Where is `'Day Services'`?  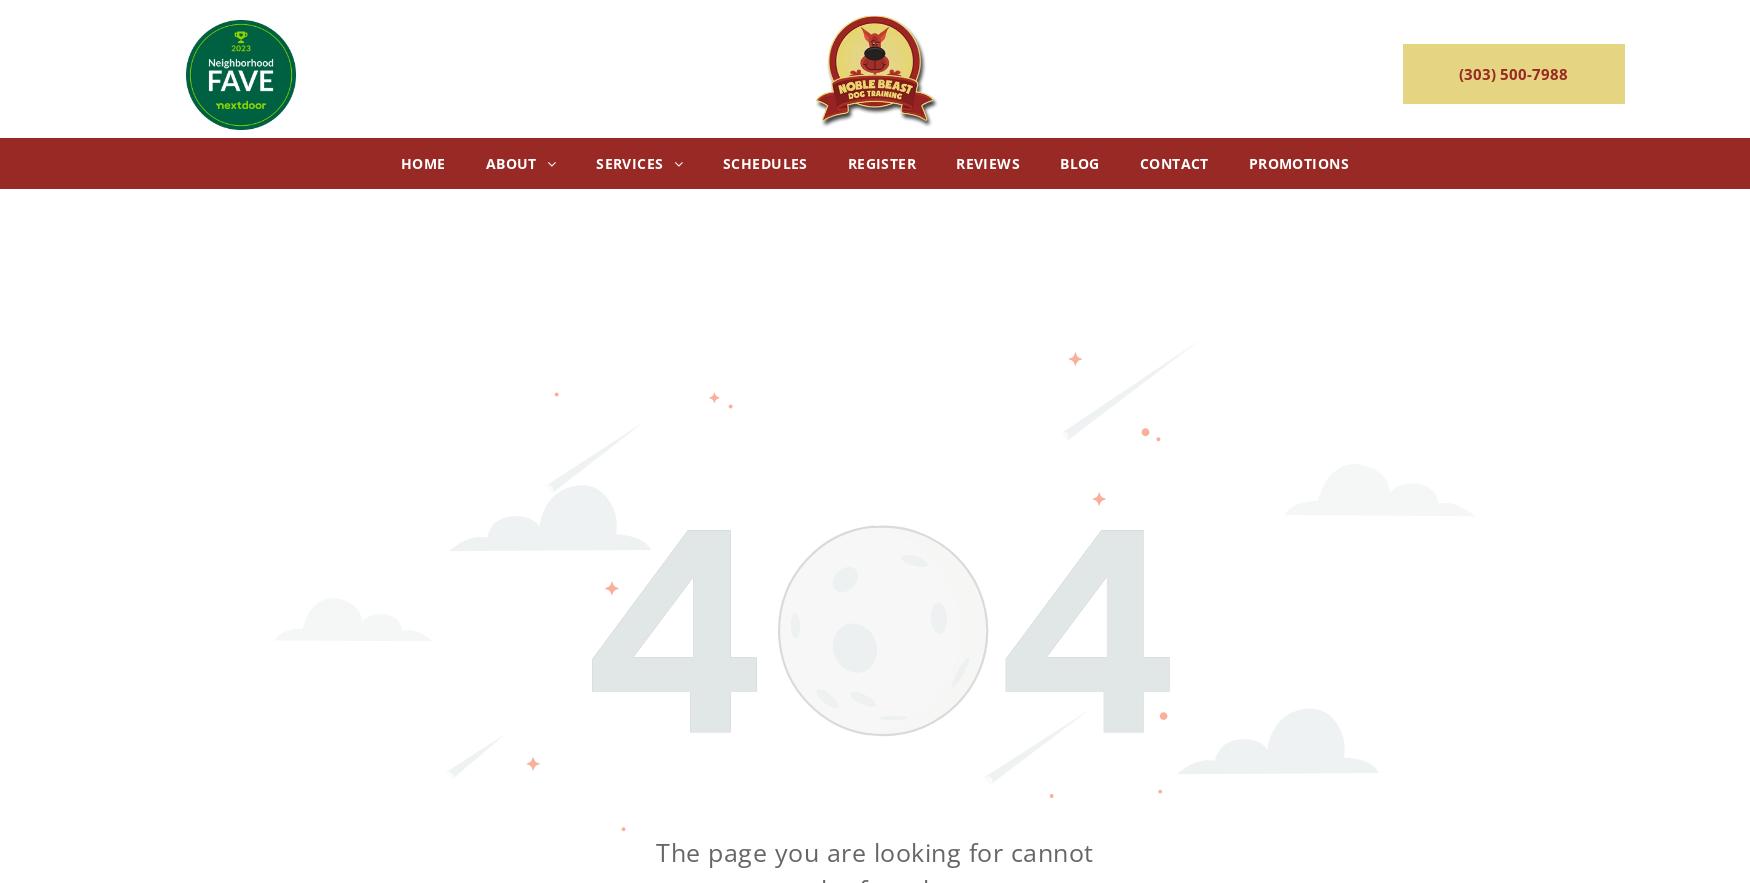
'Day Services' is located at coordinates (655, 200).